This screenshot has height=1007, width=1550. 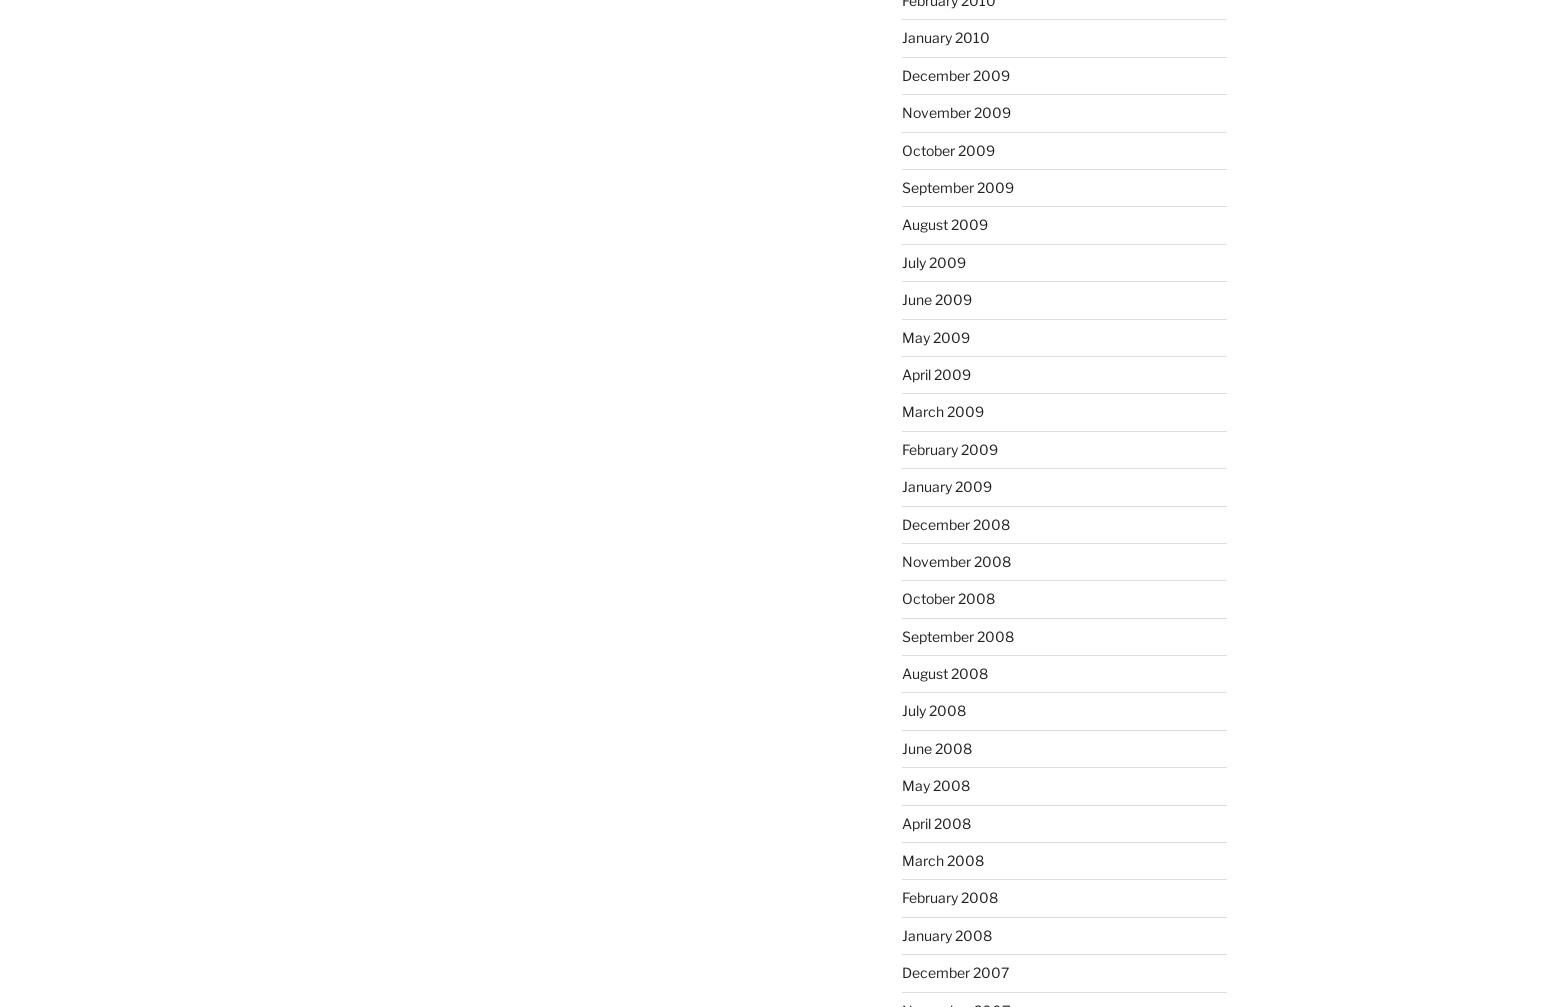 I want to click on 'June 2008', so click(x=935, y=746).